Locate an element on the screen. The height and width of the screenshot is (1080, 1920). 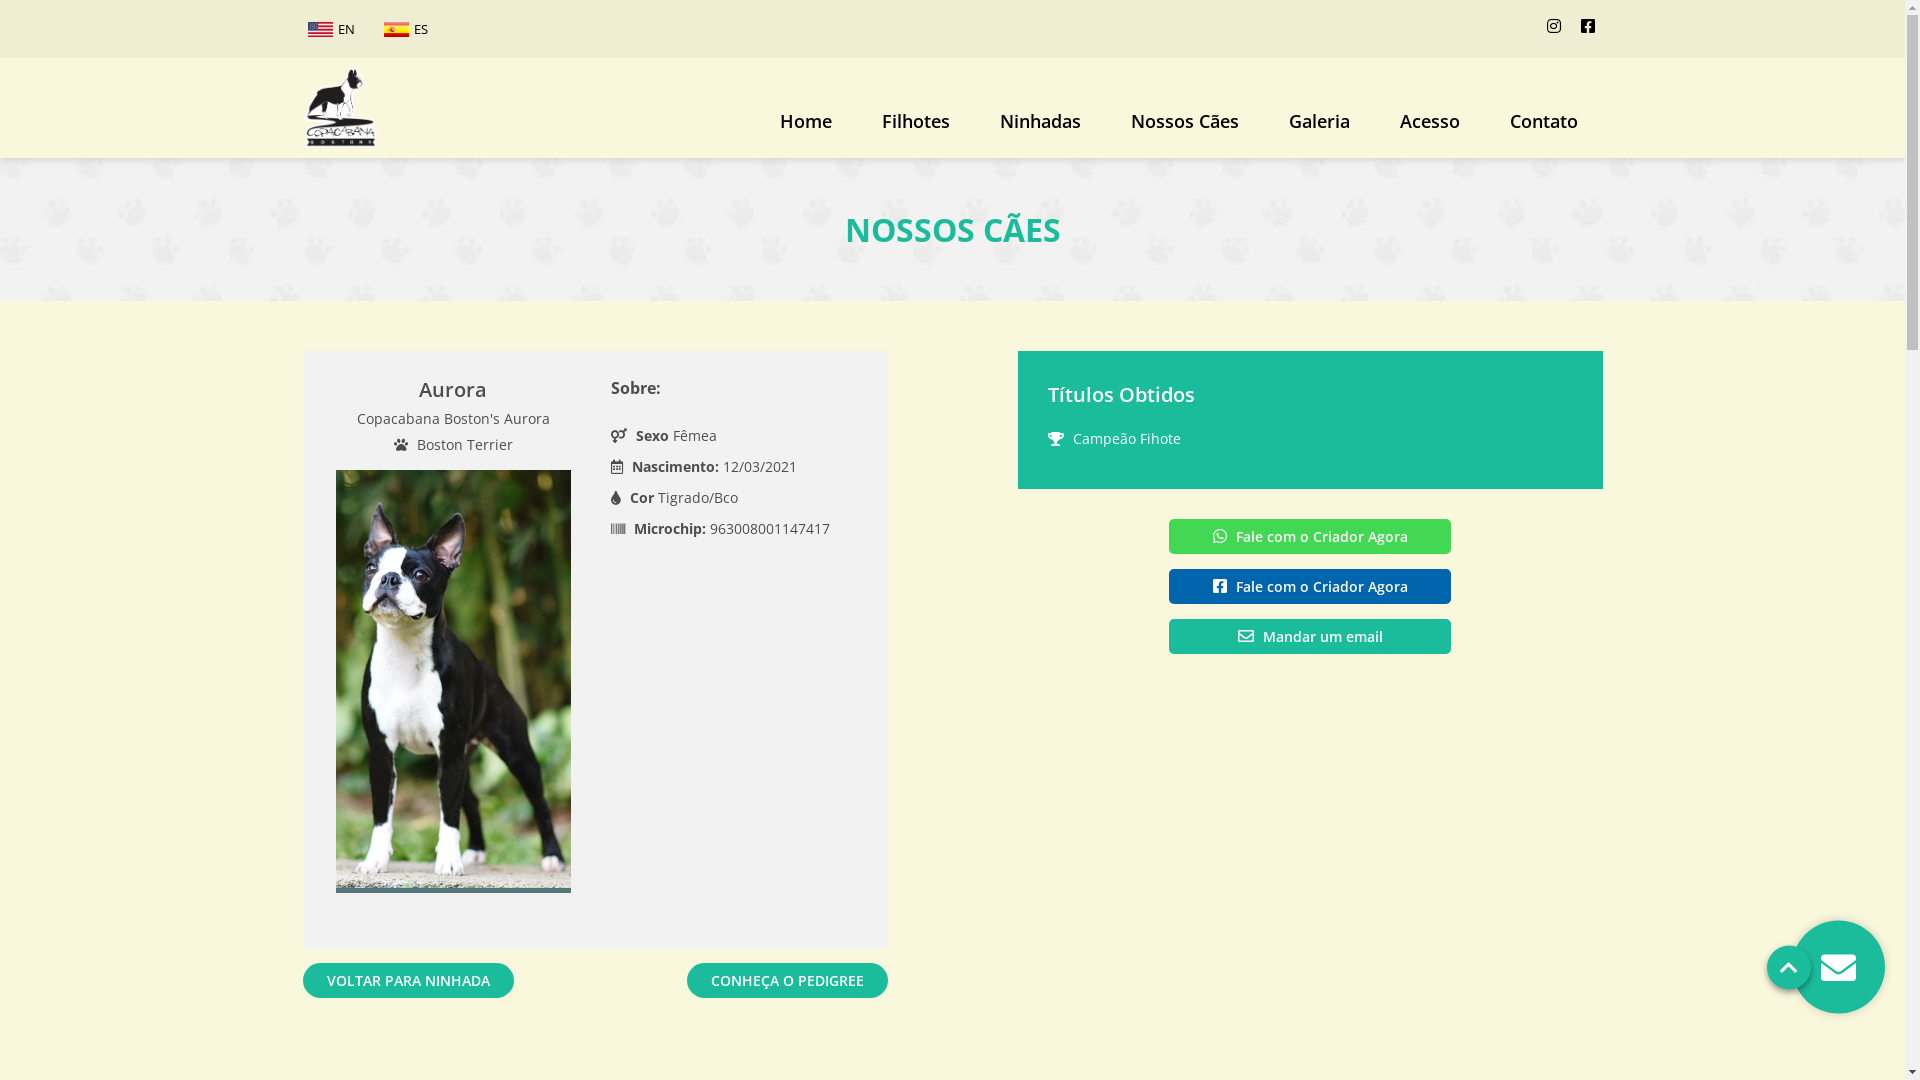
'VOLTAR PARA NINHADA' is located at coordinates (406, 979).